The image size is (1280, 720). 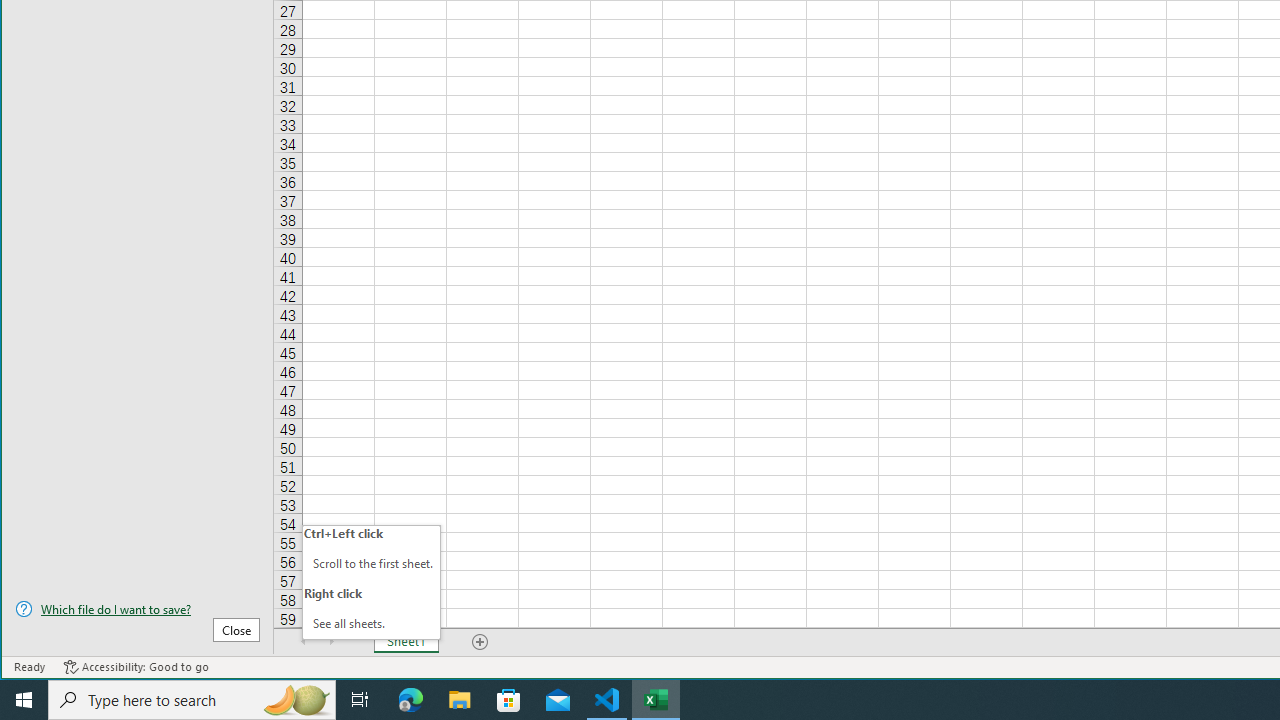 What do you see at coordinates (135, 667) in the screenshot?
I see `'Accessibility Checker Accessibility: Good to go'` at bounding box center [135, 667].